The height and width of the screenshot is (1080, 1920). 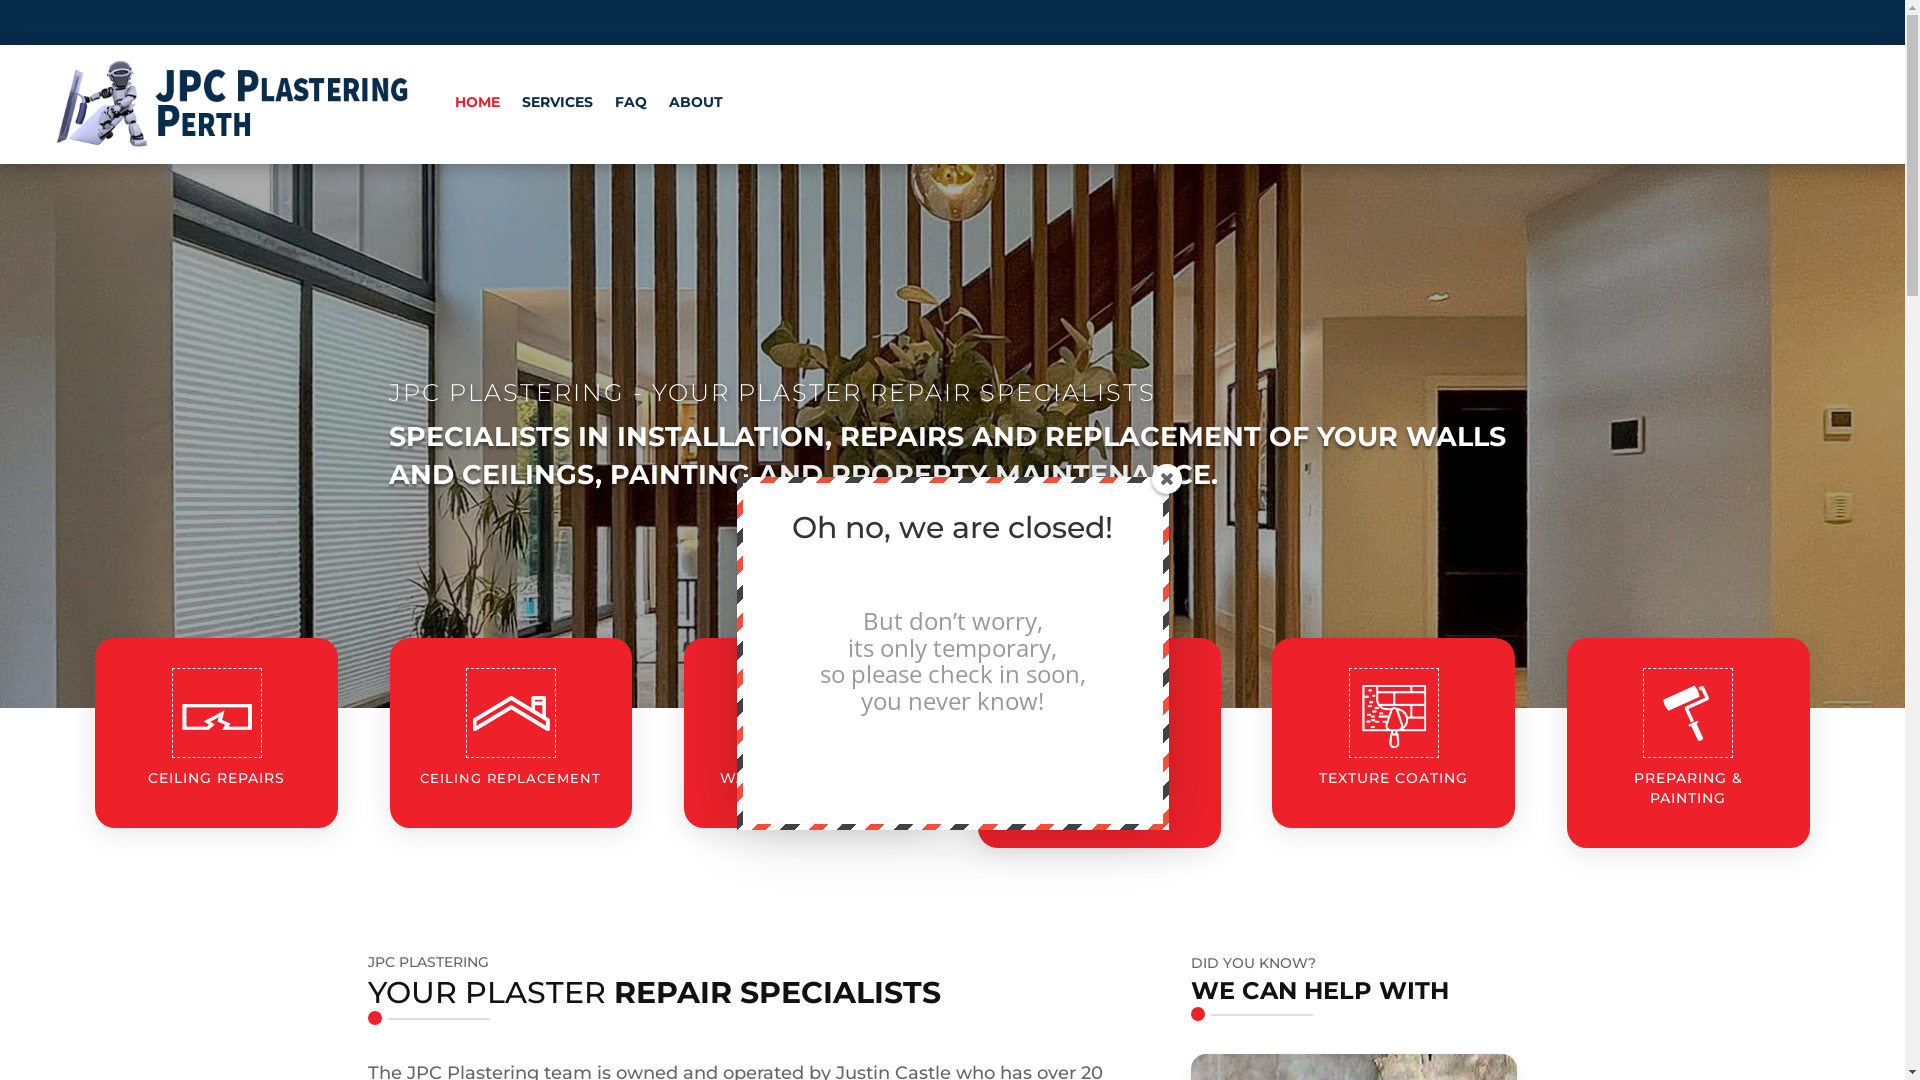 What do you see at coordinates (557, 101) in the screenshot?
I see `'SERVICES'` at bounding box center [557, 101].